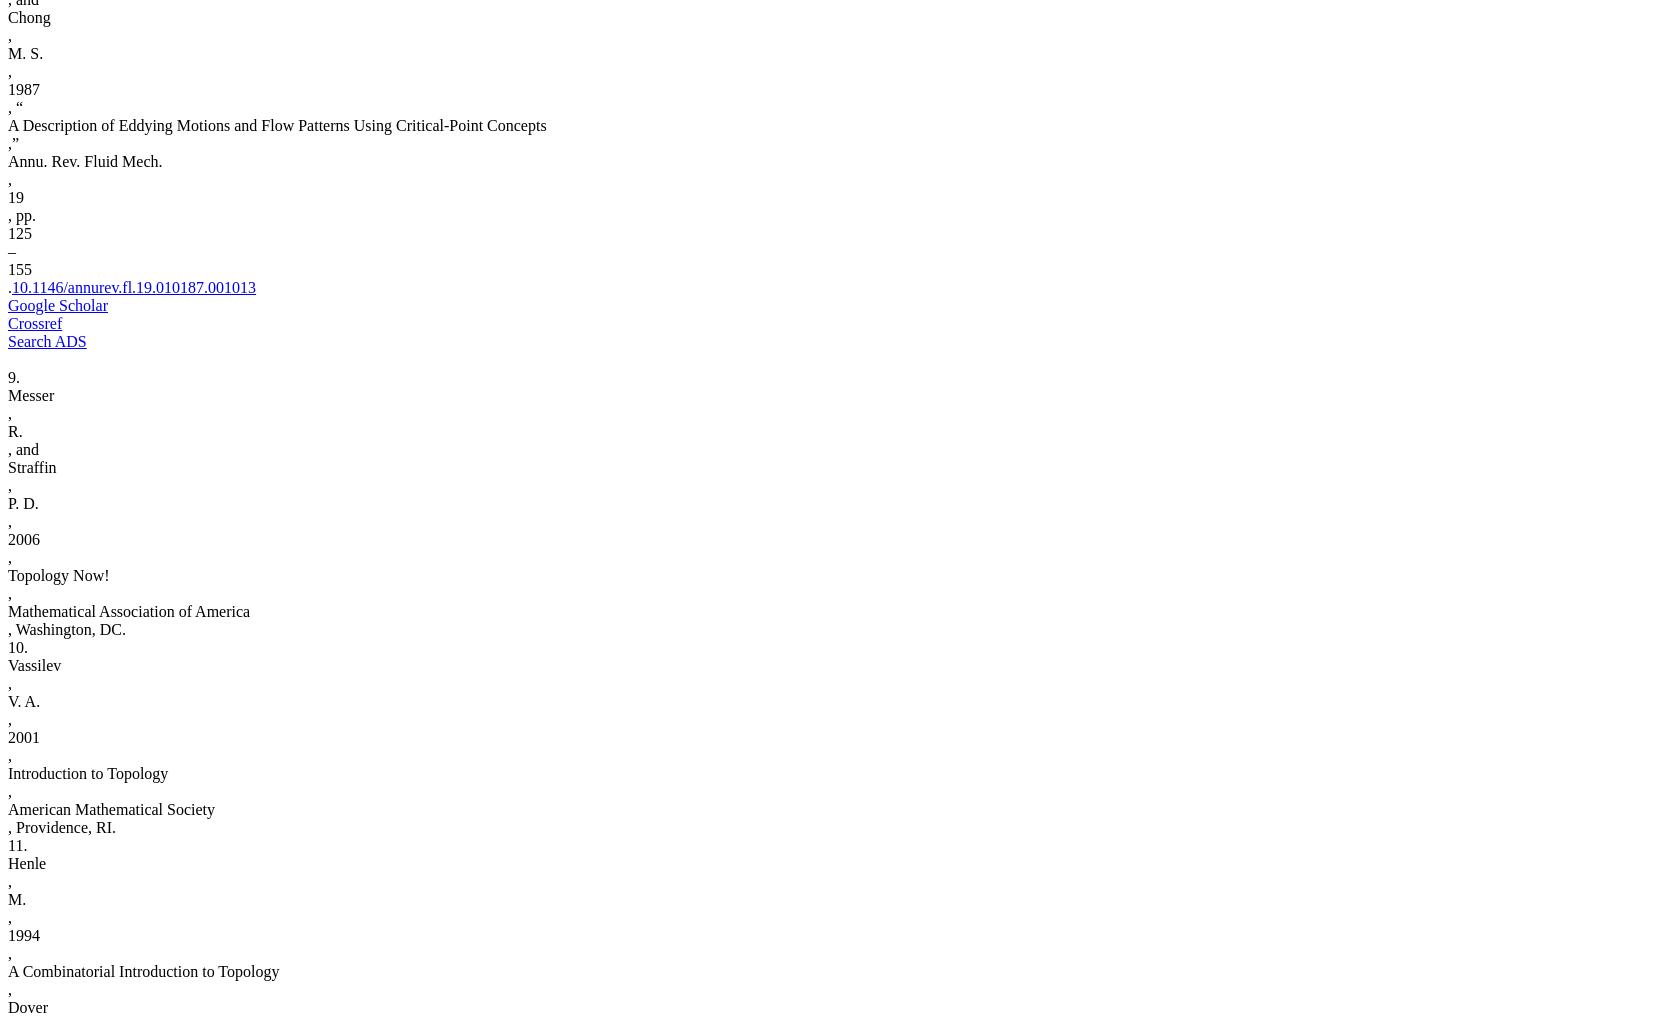 The width and height of the screenshot is (1656, 1028). I want to click on 'Crossref', so click(33, 322).